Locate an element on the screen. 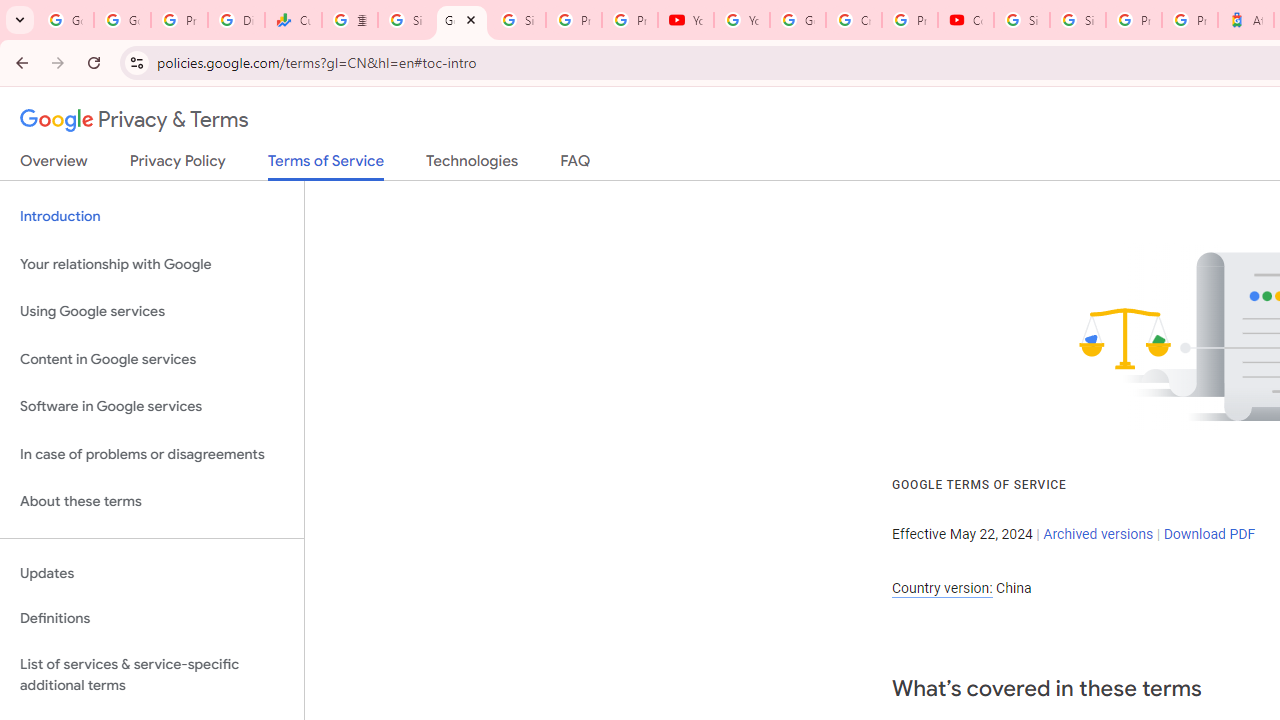 Image resolution: width=1280 pixels, height=720 pixels. 'Country version:' is located at coordinates (941, 587).